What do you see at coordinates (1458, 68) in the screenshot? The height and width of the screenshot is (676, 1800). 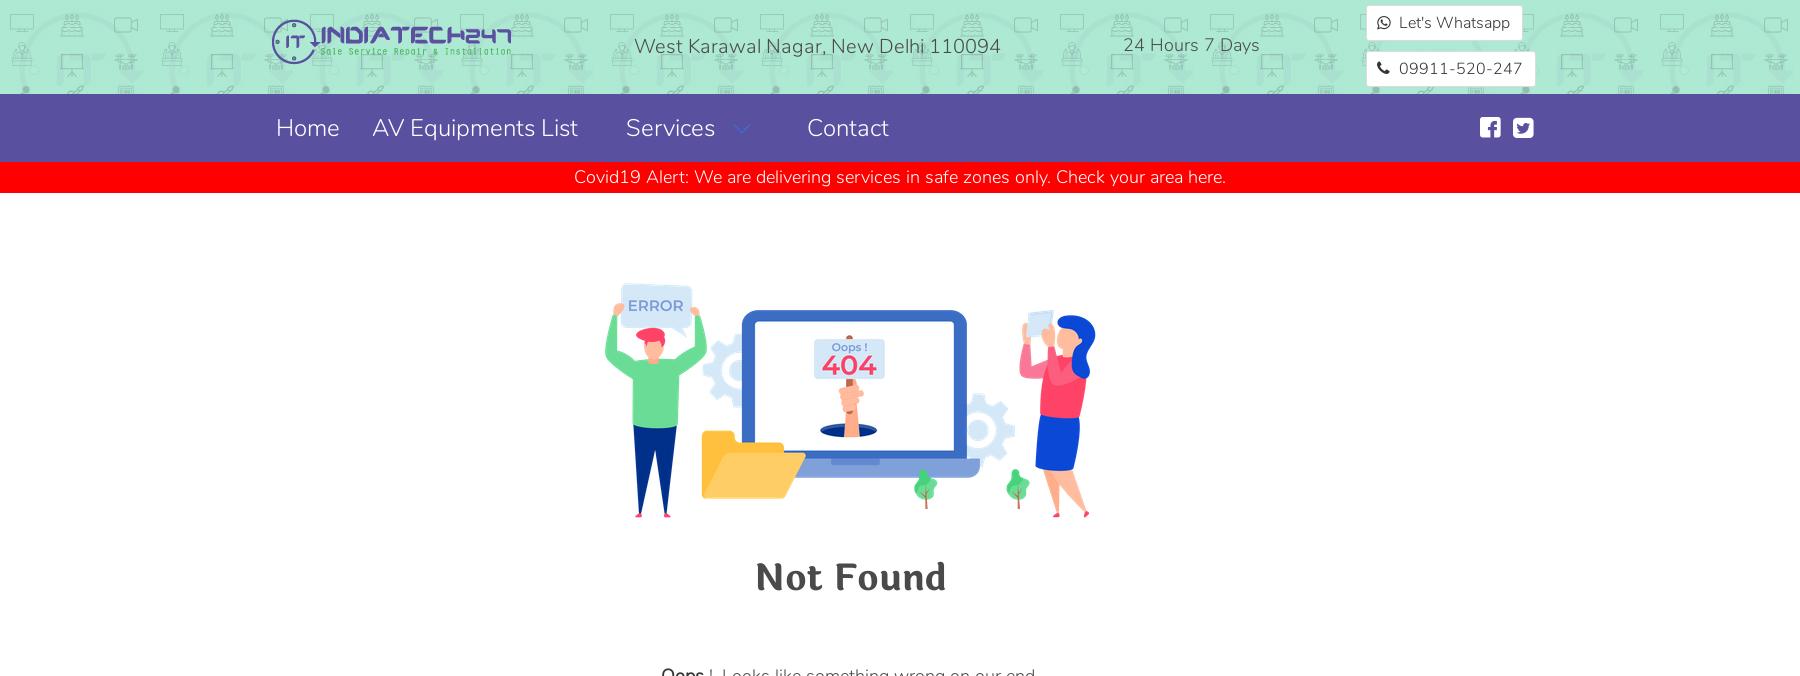 I see `'09911-520-247'` at bounding box center [1458, 68].